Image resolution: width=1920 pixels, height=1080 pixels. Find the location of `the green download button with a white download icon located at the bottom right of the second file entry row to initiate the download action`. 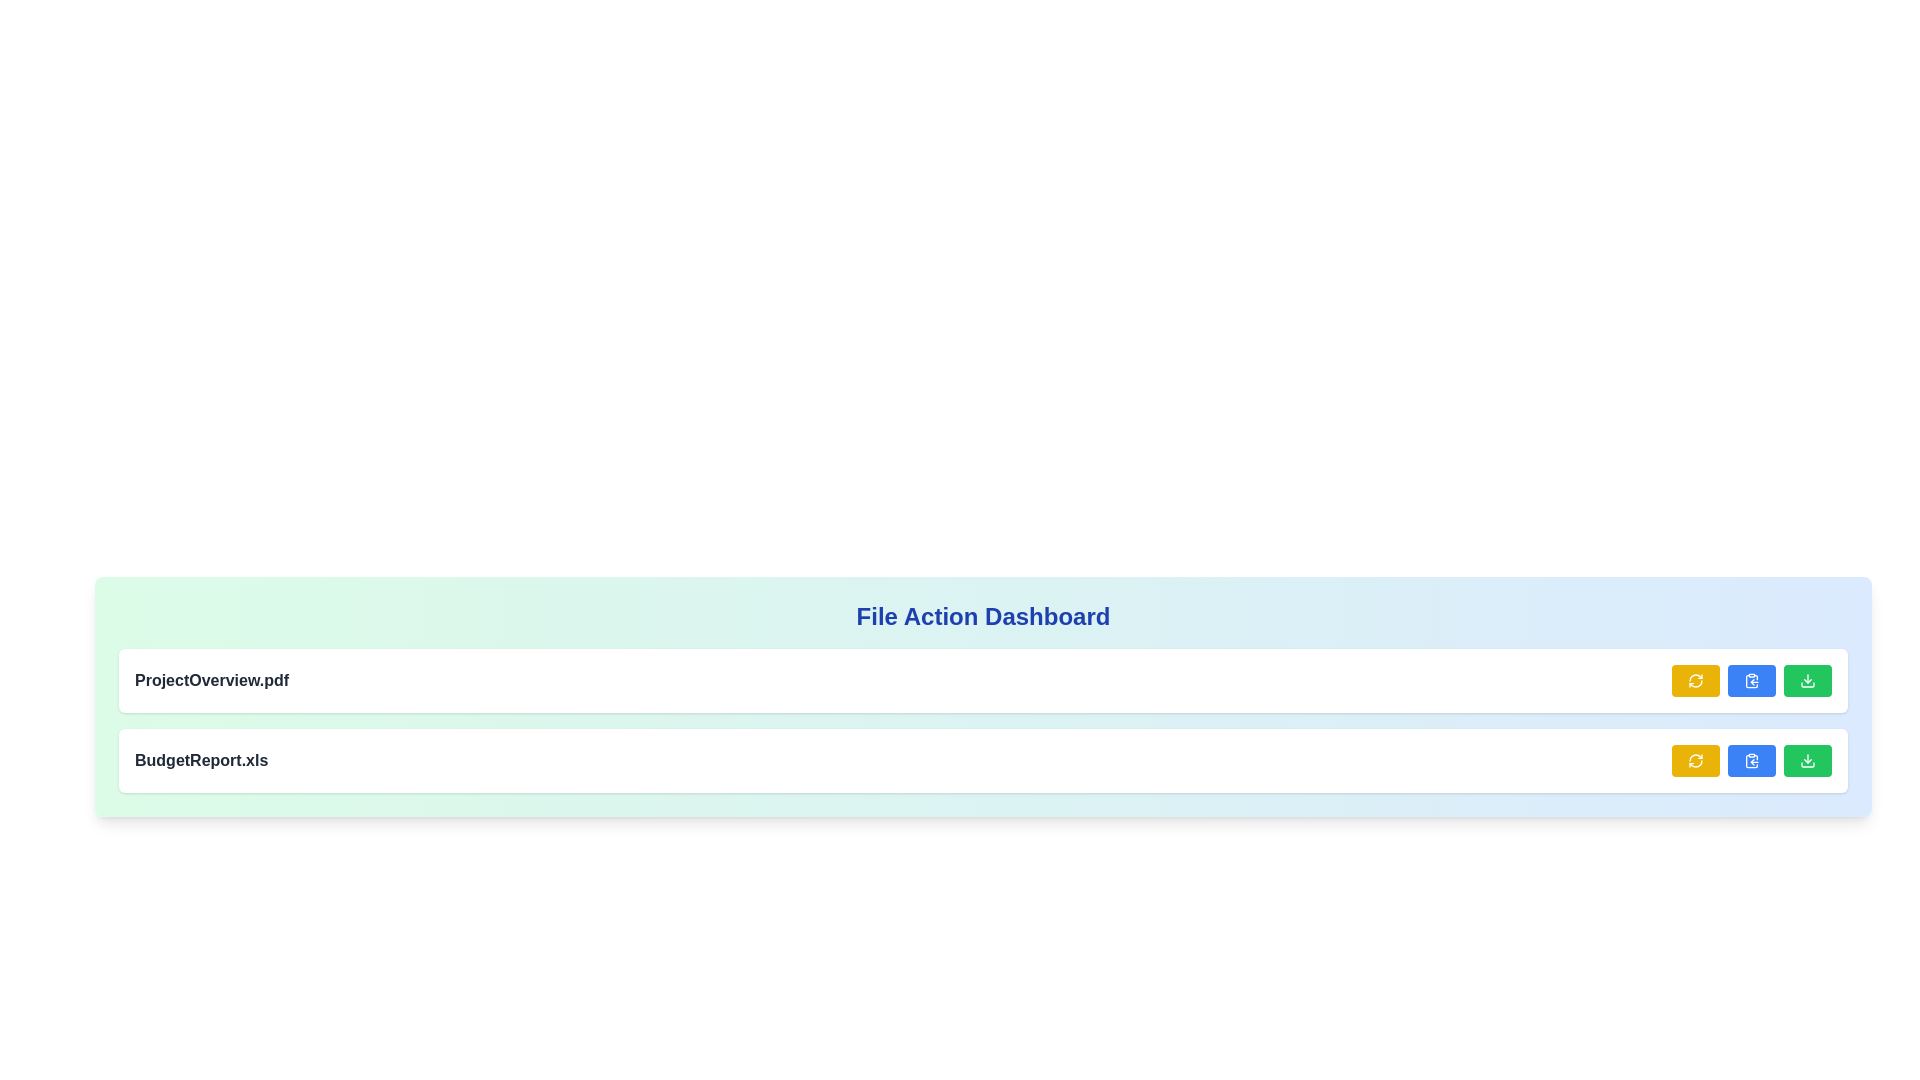

the green download button with a white download icon located at the bottom right of the second file entry row to initiate the download action is located at coordinates (1808, 680).